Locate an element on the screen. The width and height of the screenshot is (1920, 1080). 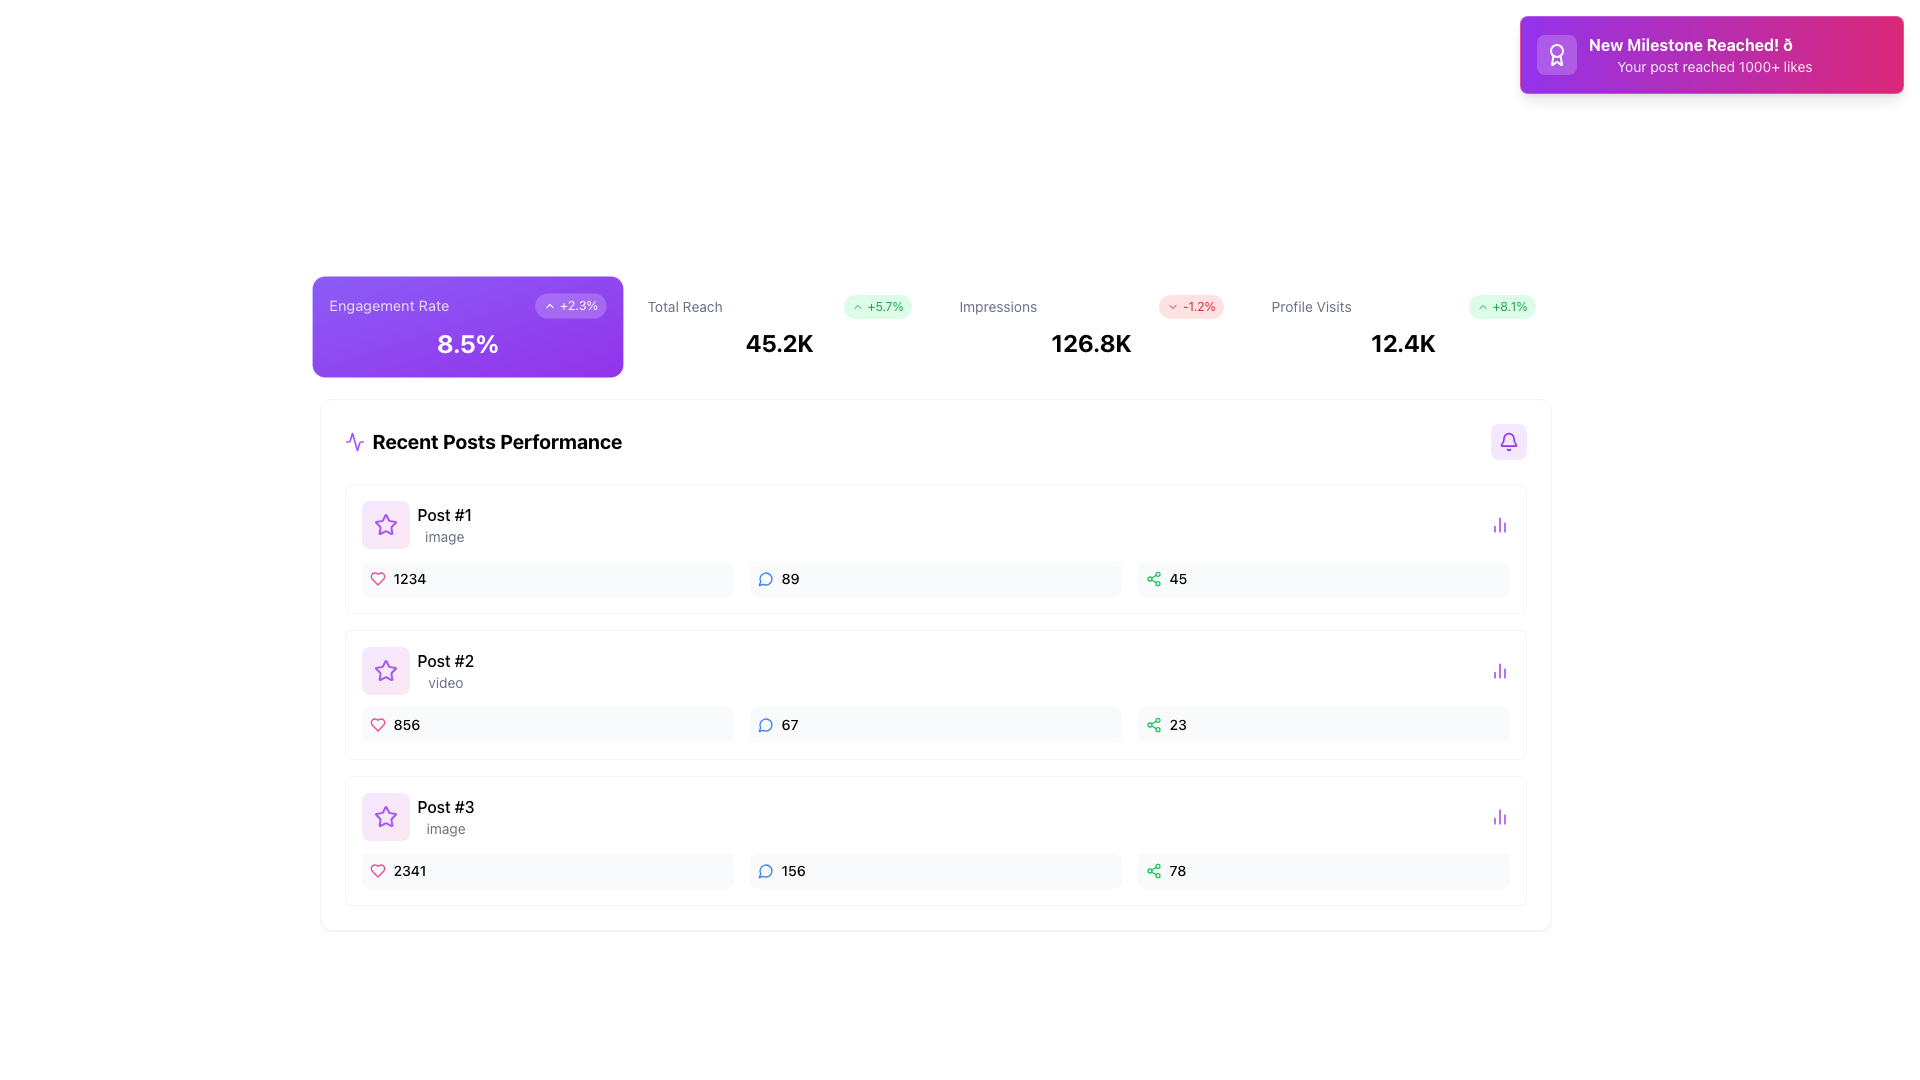
value displayed in the Text Label that shows the quantitative metric for 'Total Reach', centrally positioned within its card among other metrics is located at coordinates (778, 342).